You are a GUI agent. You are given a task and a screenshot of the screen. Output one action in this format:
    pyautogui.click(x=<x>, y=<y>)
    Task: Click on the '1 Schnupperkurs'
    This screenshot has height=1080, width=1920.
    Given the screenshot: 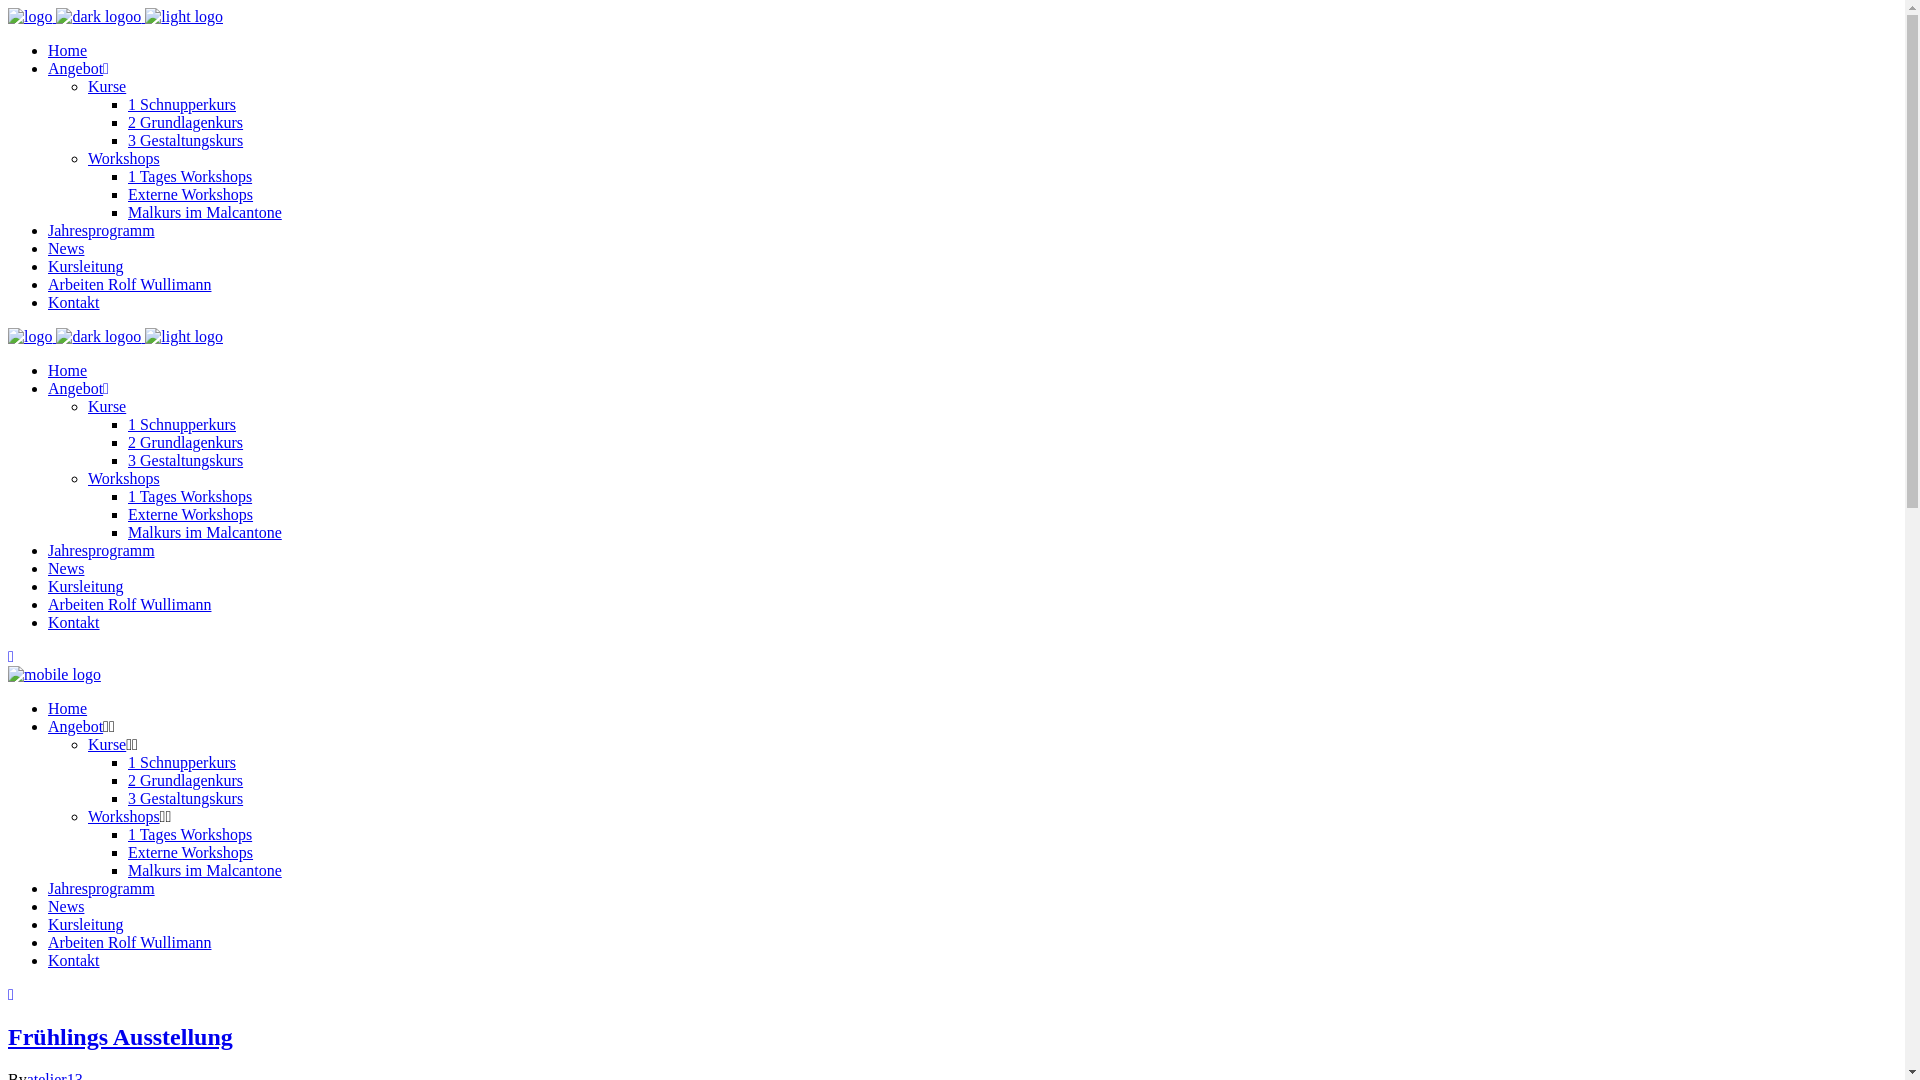 What is the action you would take?
    pyautogui.click(x=182, y=104)
    